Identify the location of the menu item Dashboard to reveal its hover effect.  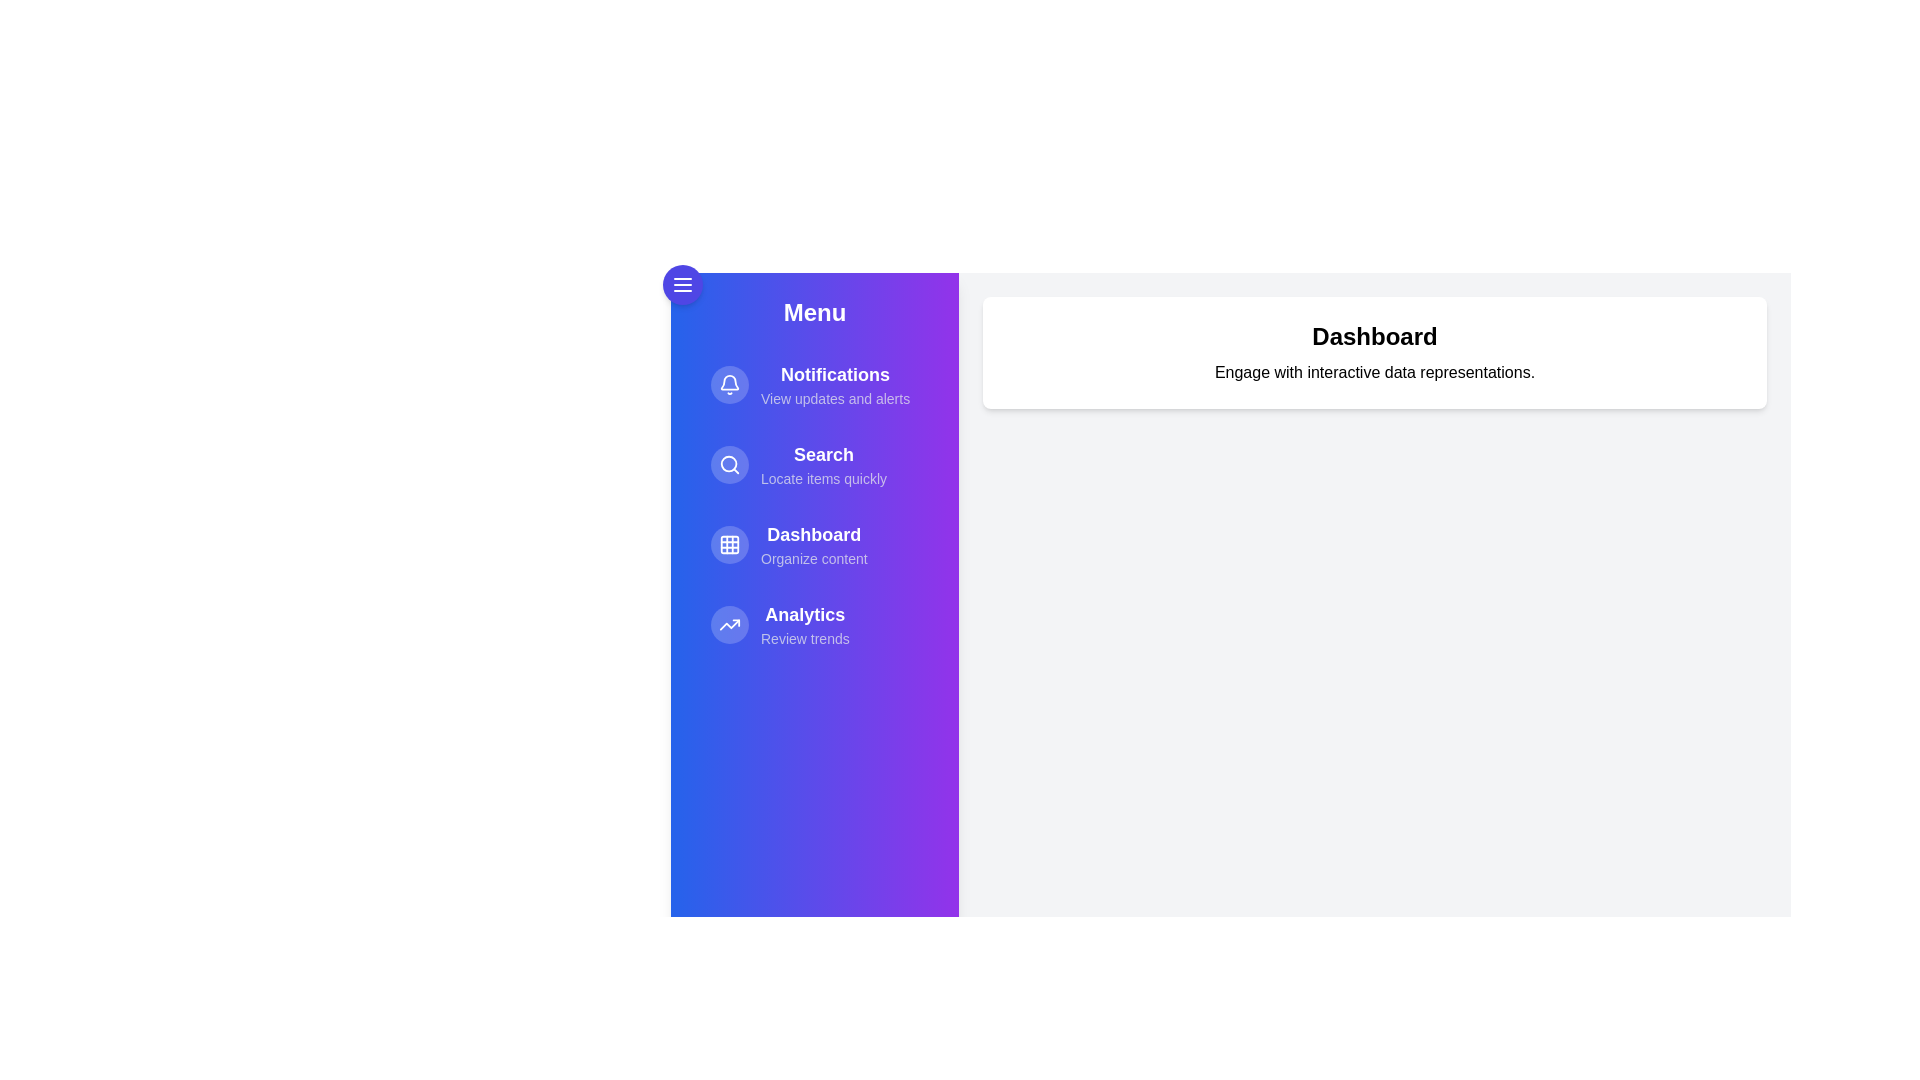
(815, 544).